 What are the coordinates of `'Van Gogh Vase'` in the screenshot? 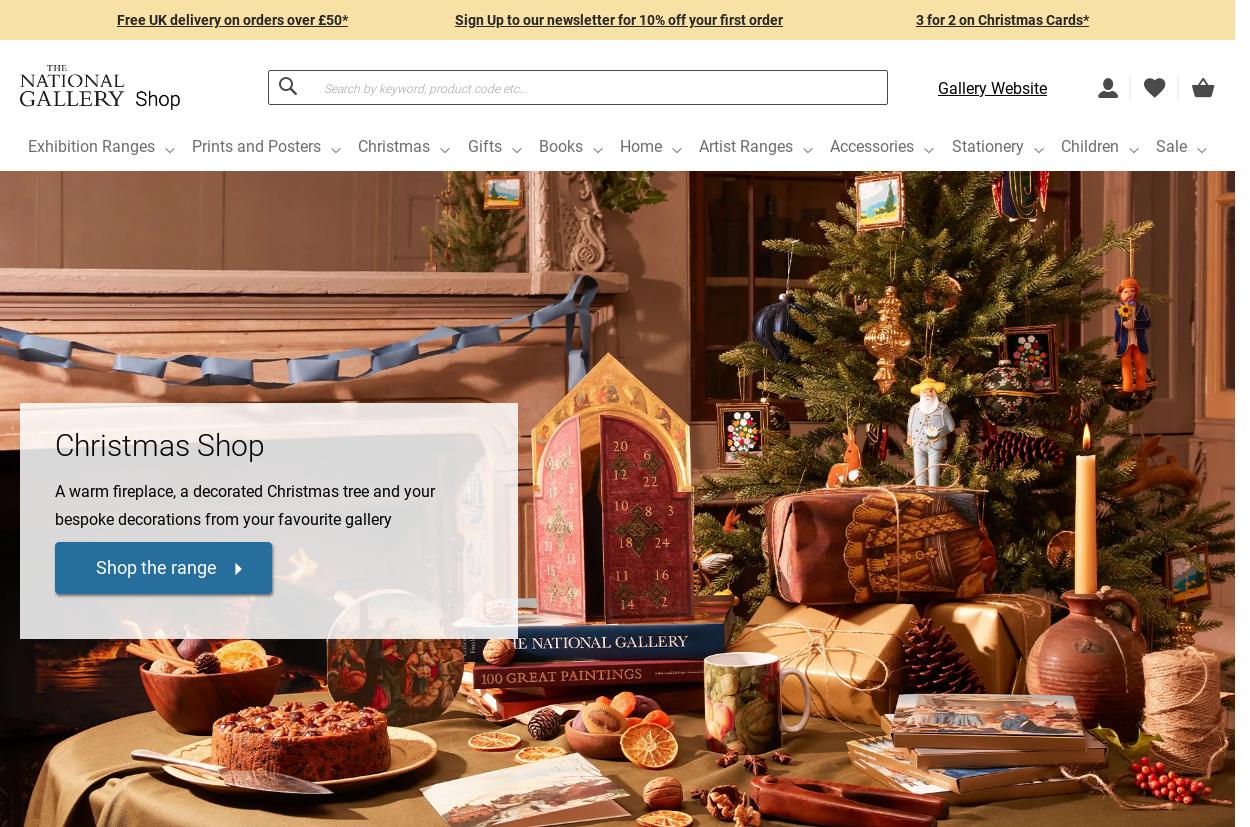 It's located at (378, 704).